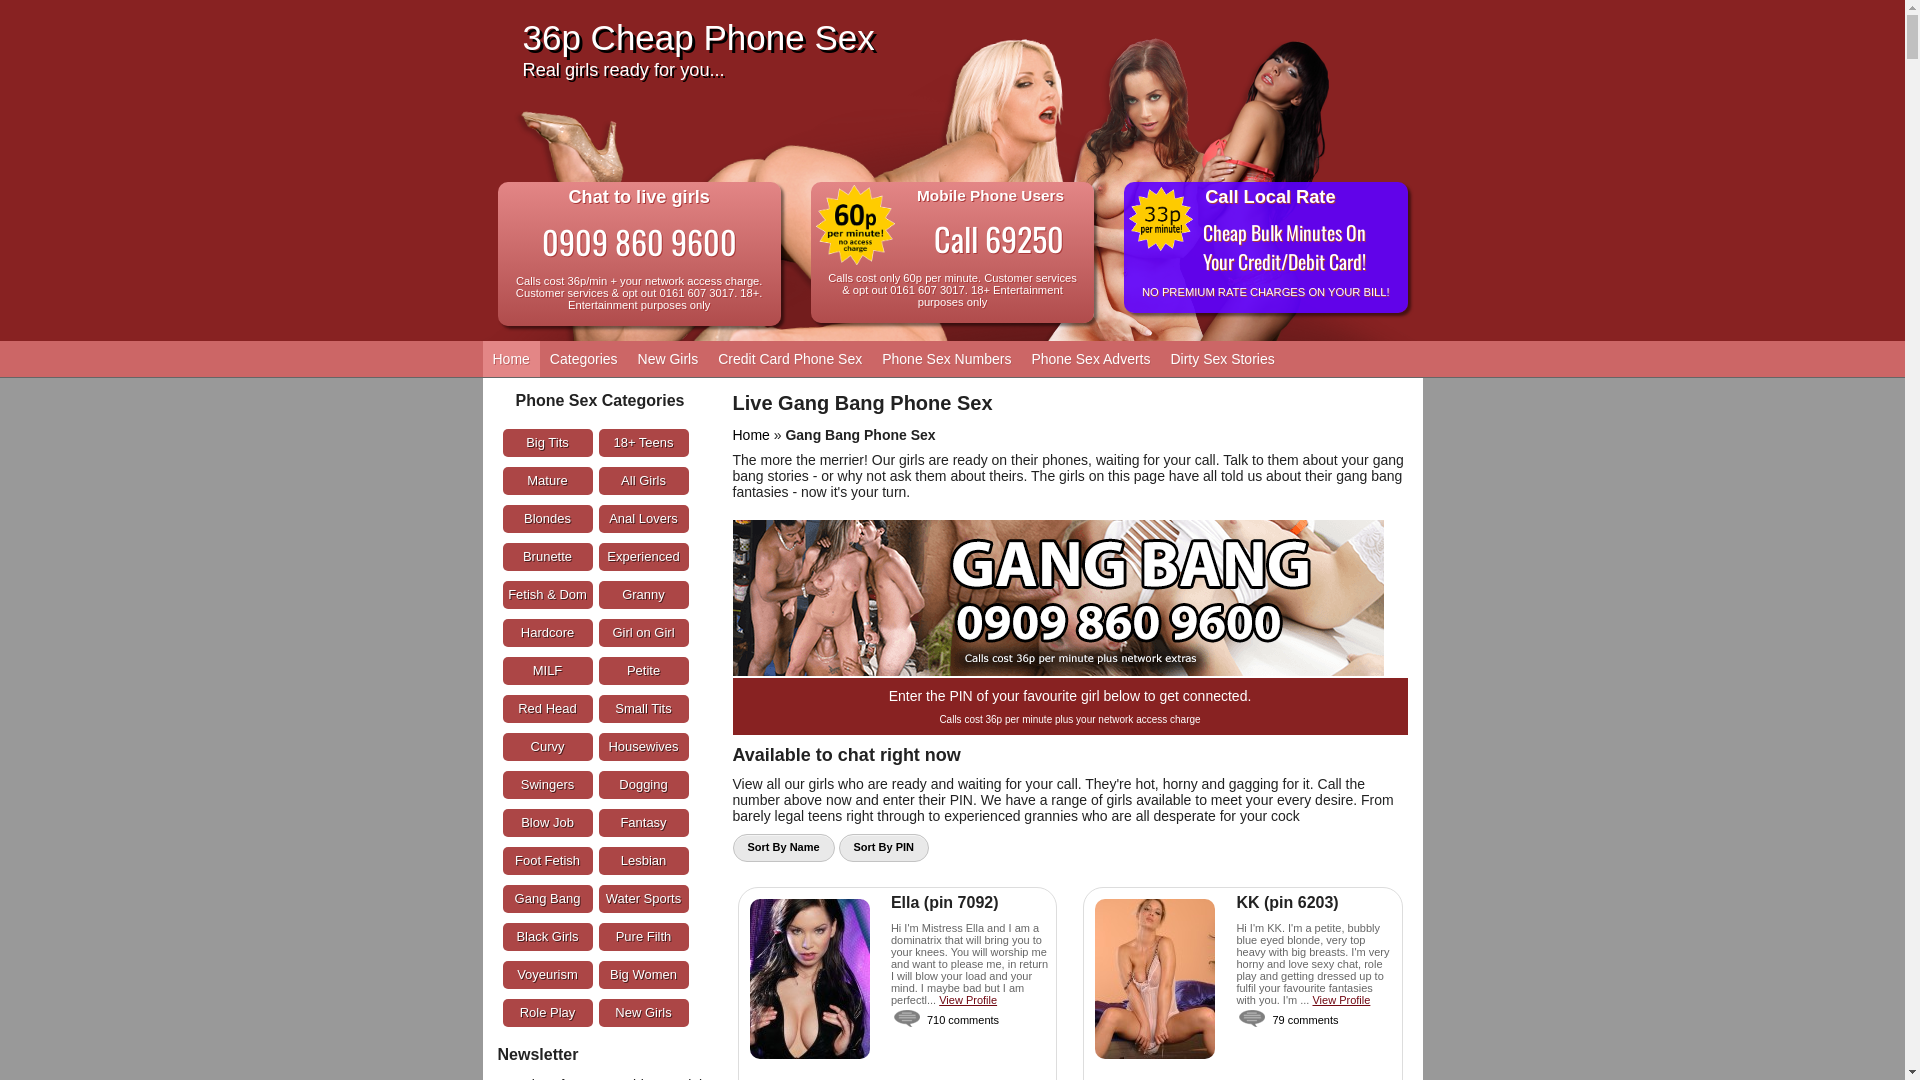 Image resolution: width=1920 pixels, height=1080 pixels. What do you see at coordinates (547, 1013) in the screenshot?
I see `'Role Play'` at bounding box center [547, 1013].